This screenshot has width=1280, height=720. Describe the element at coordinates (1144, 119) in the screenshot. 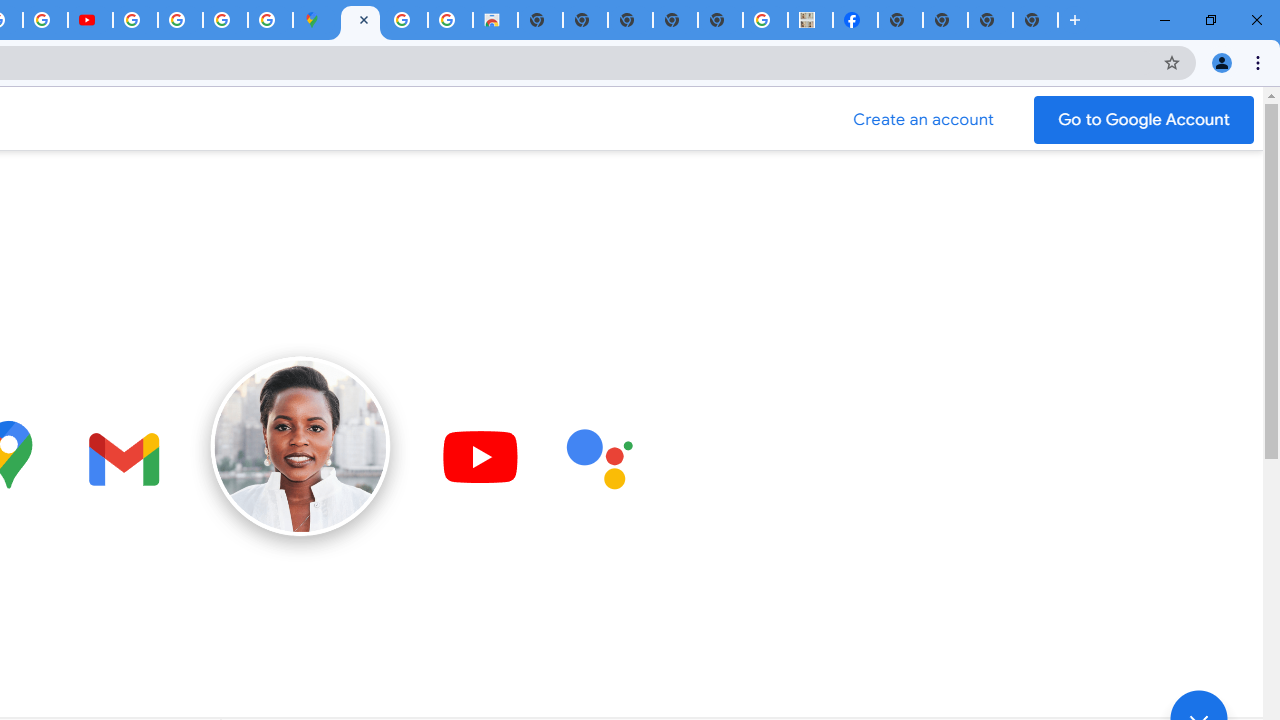

I see `'Go to your Google Account'` at that location.